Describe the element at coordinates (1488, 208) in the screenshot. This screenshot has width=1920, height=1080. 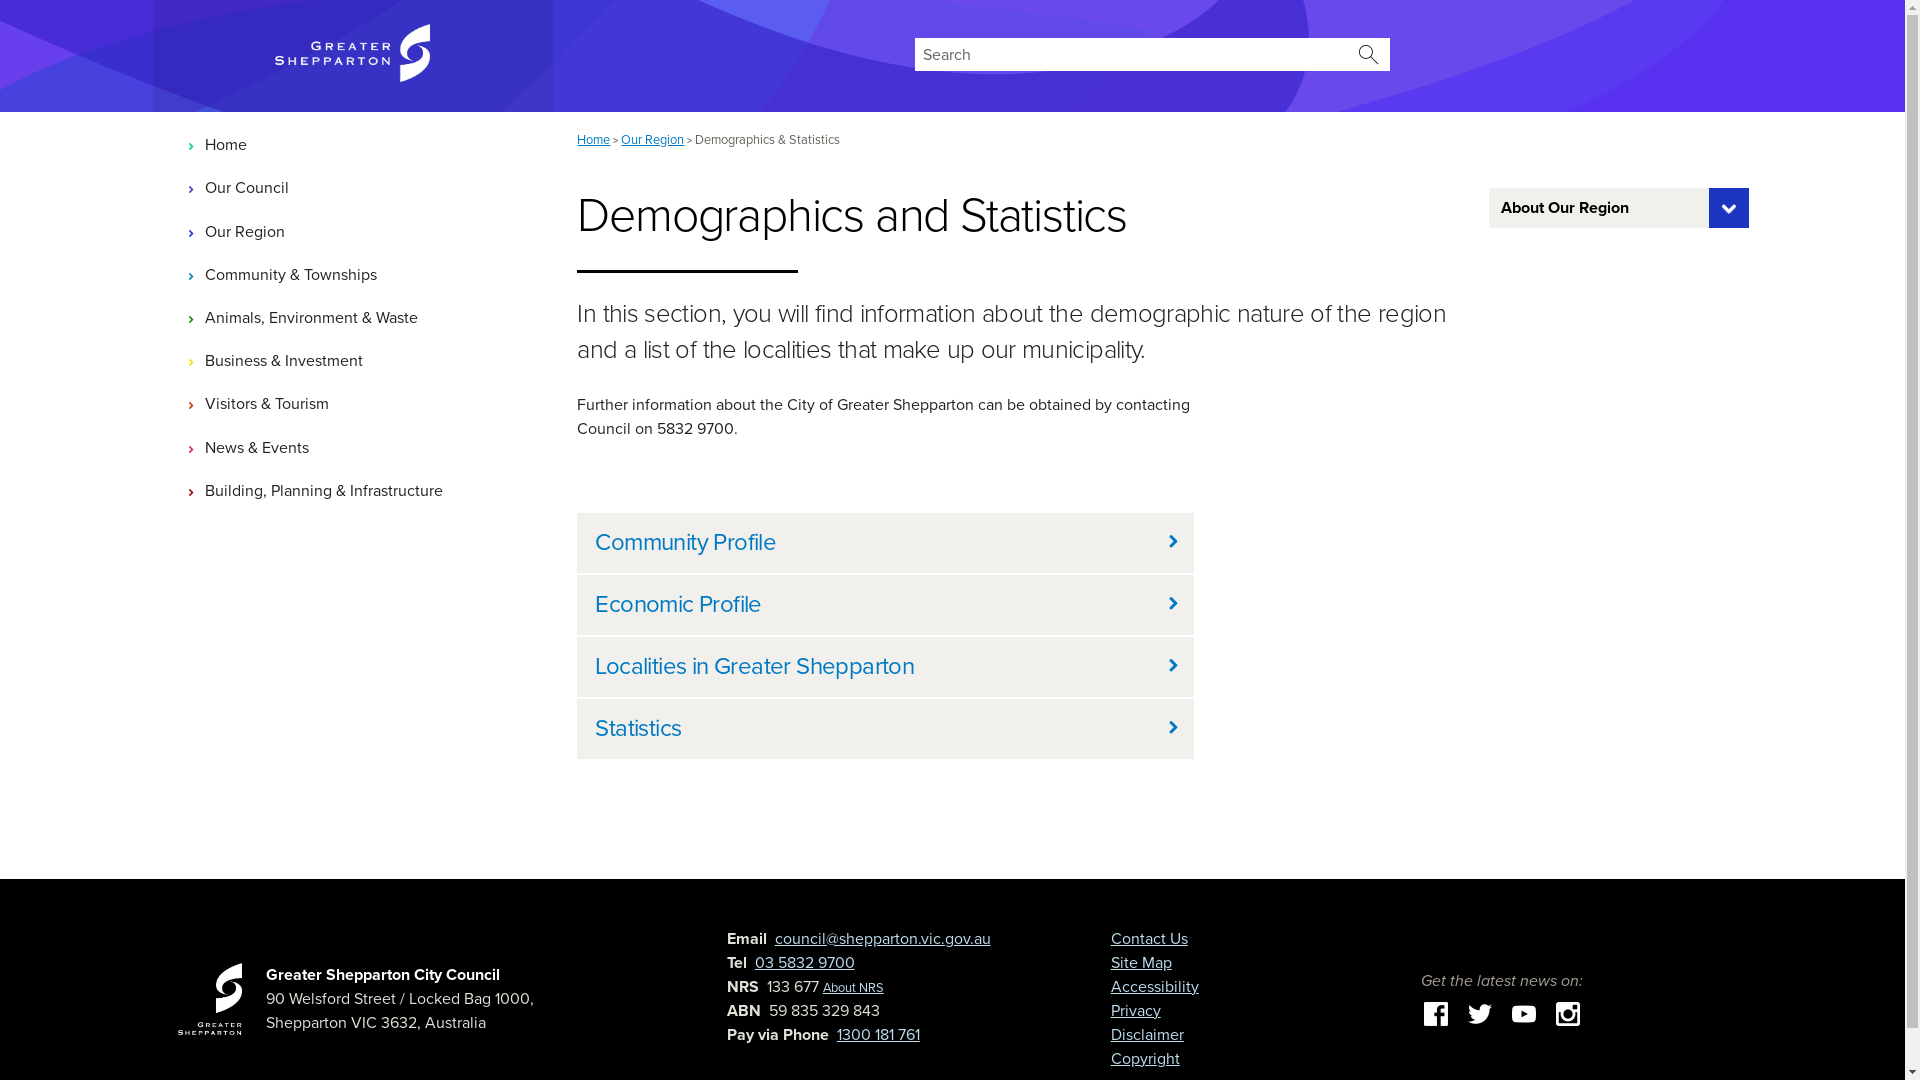
I see `'About Our Region'` at that location.